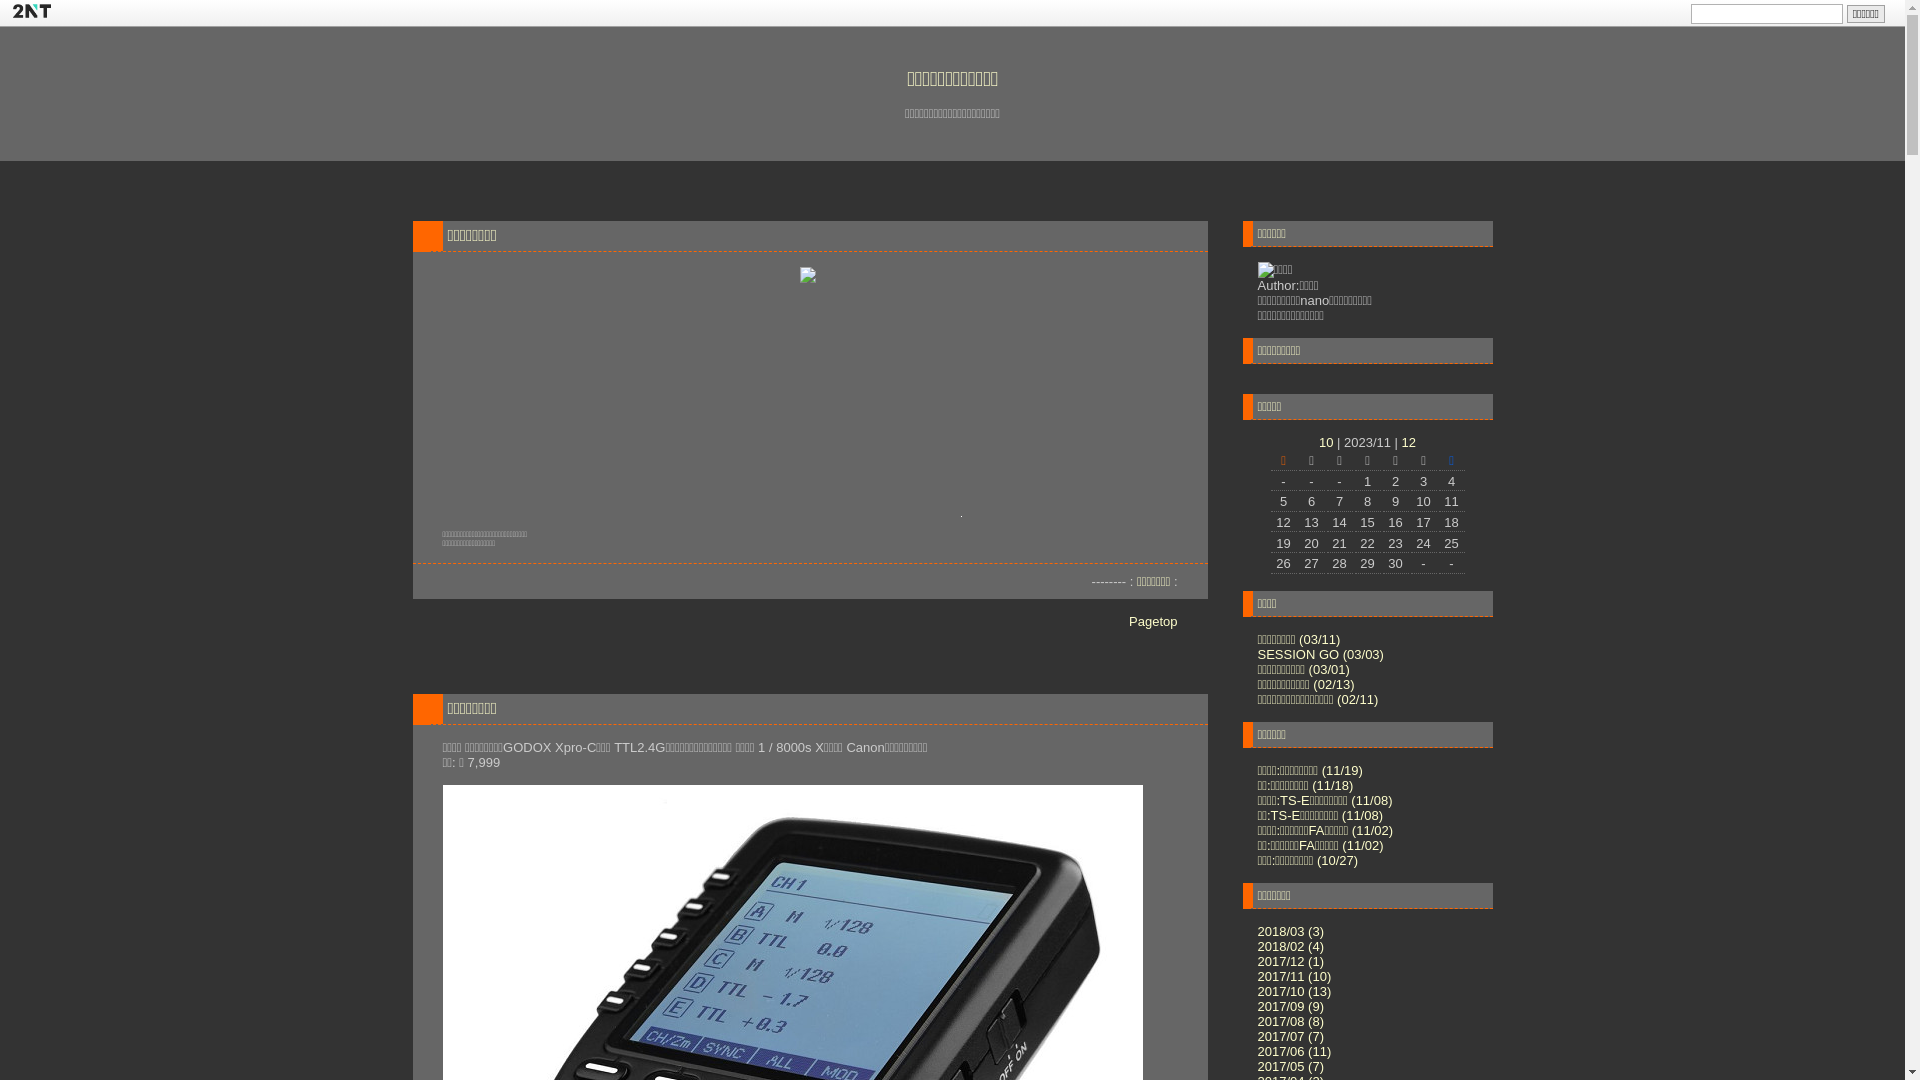 This screenshot has width=1920, height=1080. What do you see at coordinates (1291, 945) in the screenshot?
I see `'2018/02 (4)'` at bounding box center [1291, 945].